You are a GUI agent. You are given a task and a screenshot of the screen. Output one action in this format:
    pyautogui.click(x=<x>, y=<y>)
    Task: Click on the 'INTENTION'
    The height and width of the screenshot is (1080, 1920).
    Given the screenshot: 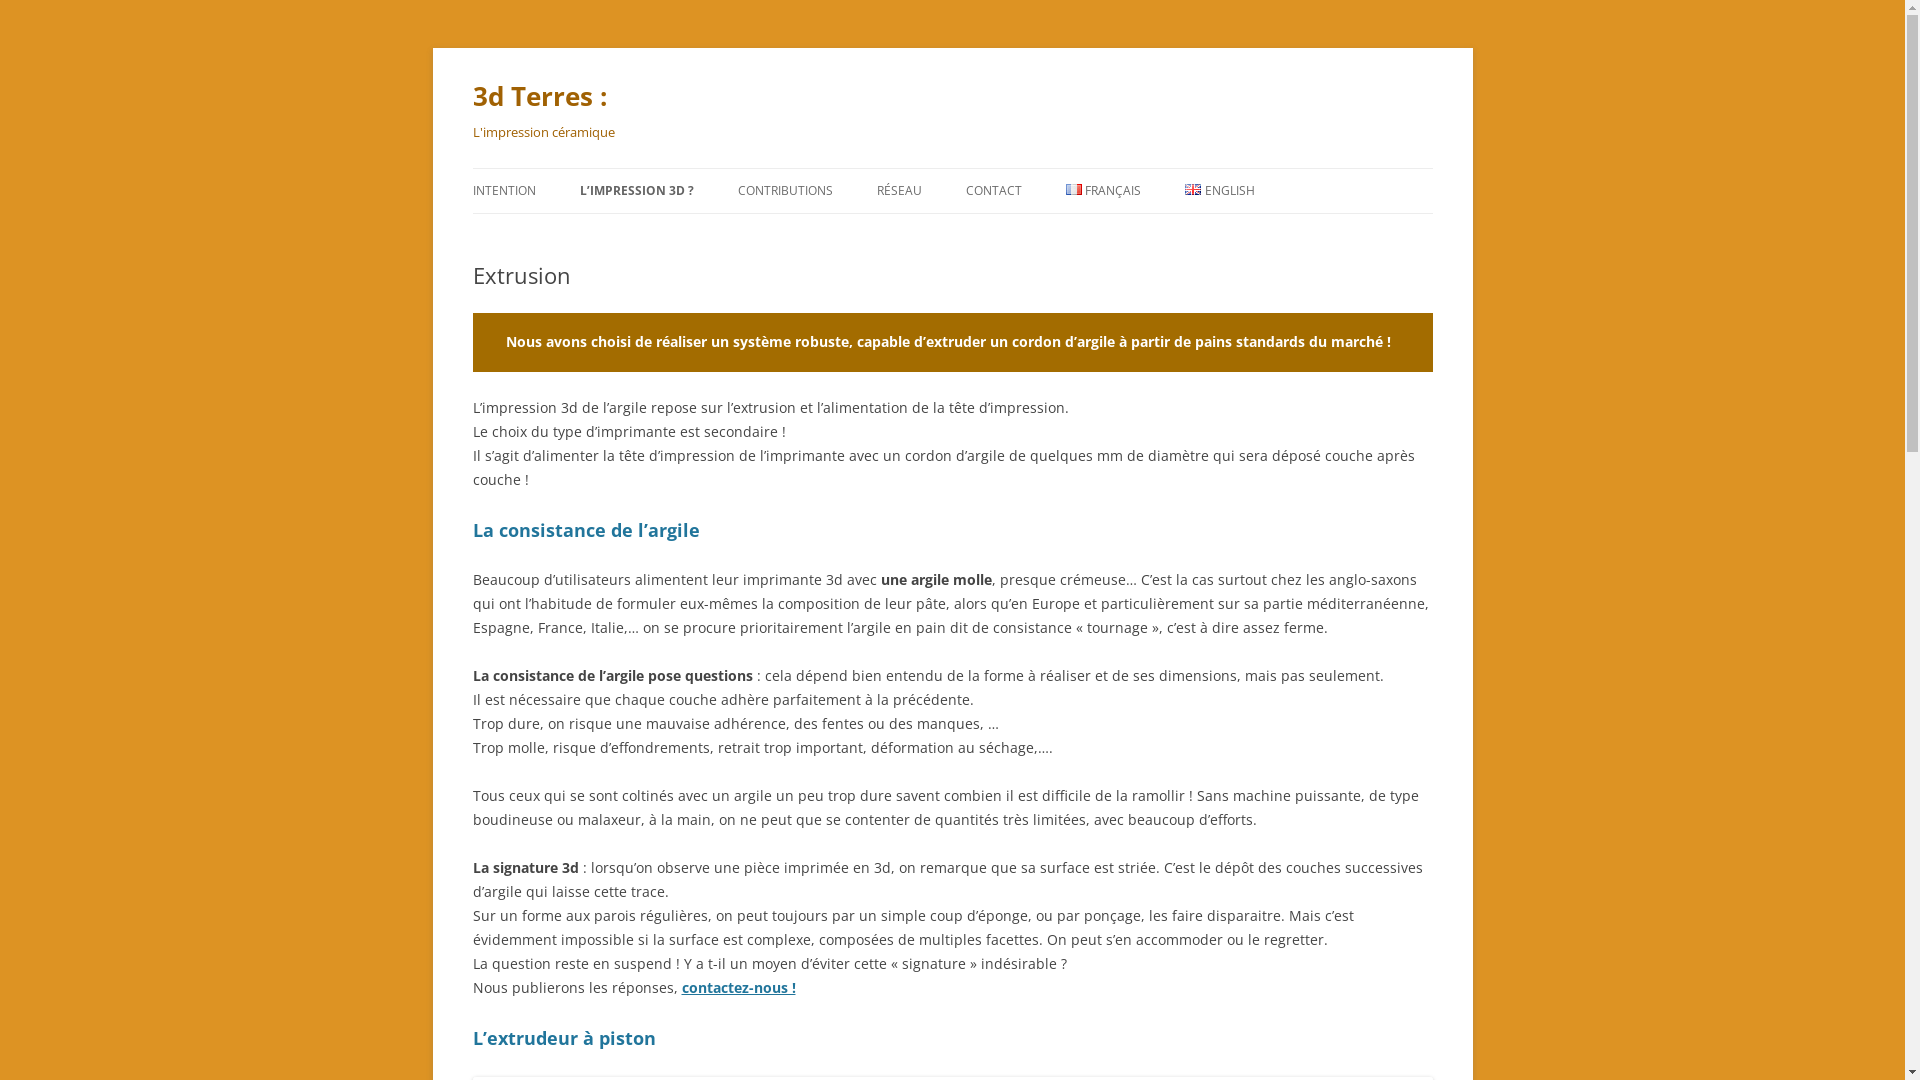 What is the action you would take?
    pyautogui.click(x=503, y=191)
    